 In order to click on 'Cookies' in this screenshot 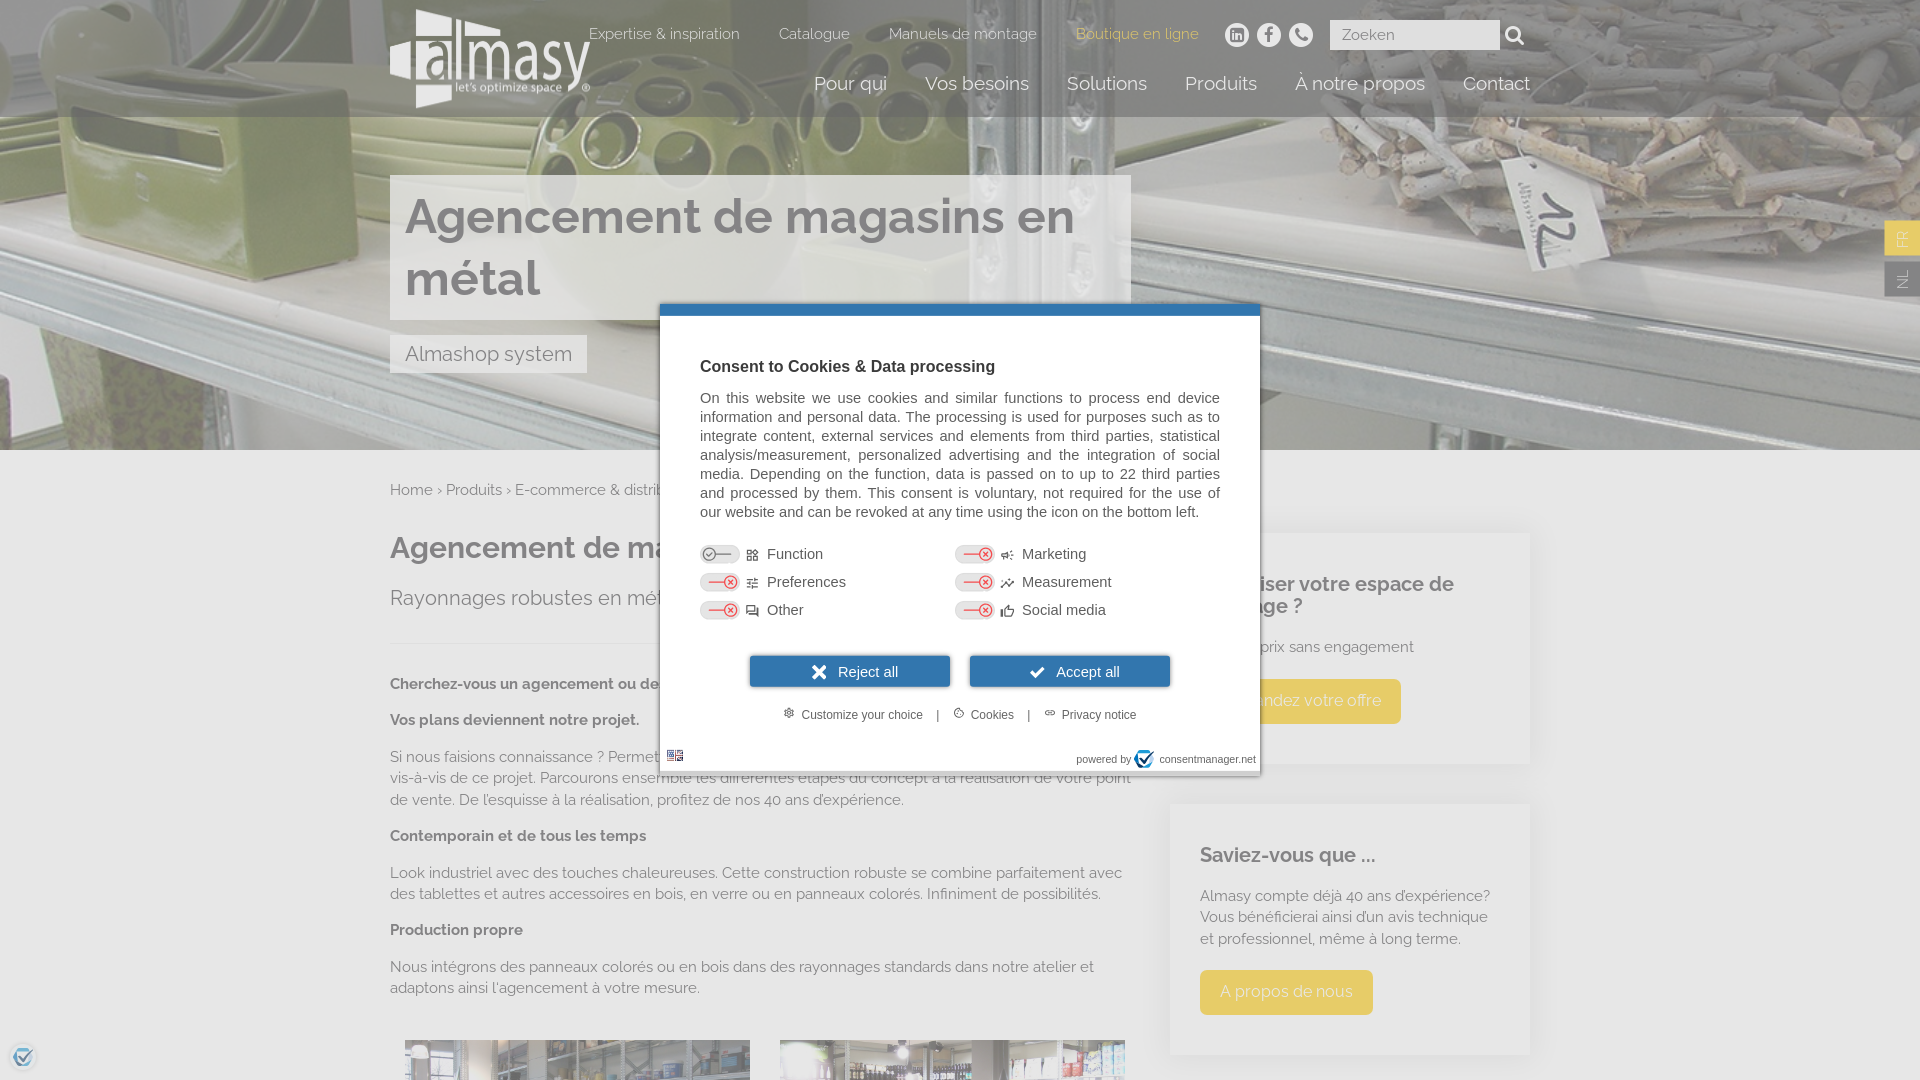, I will do `click(983, 712)`.